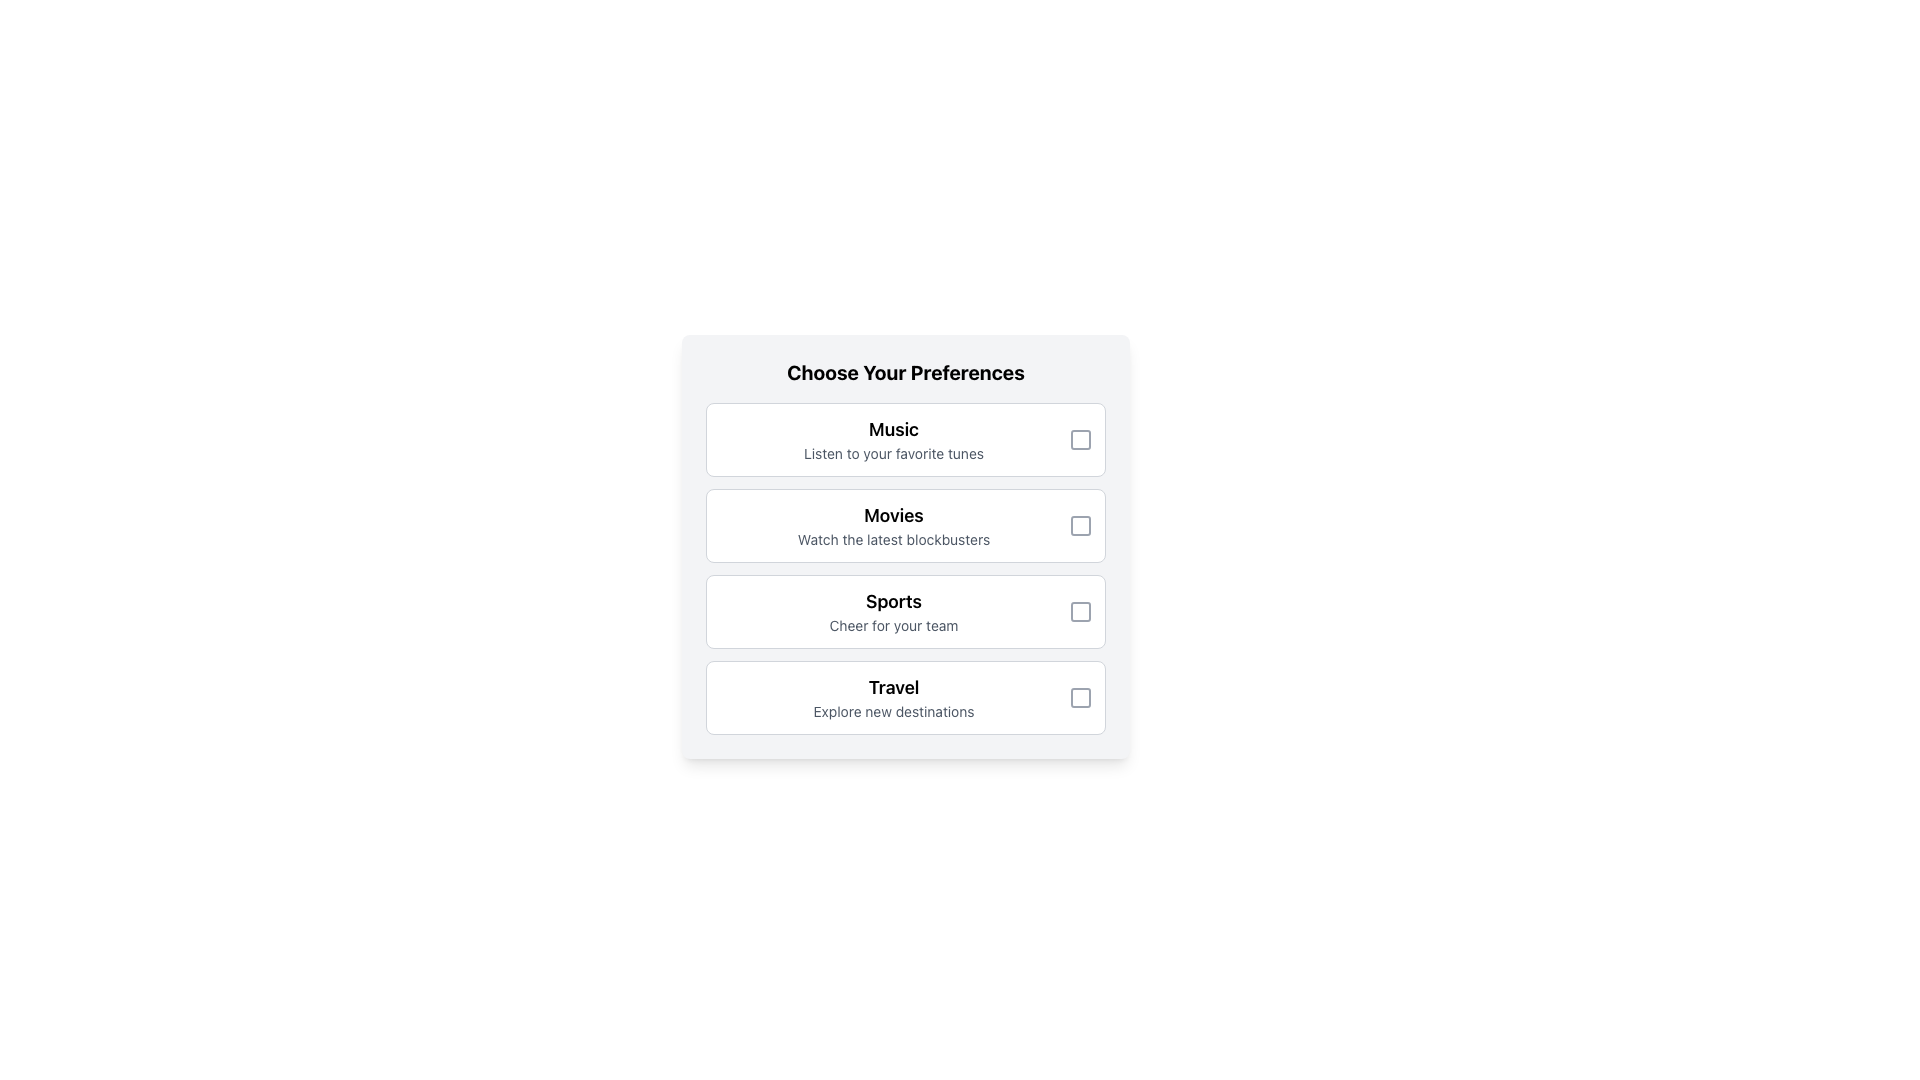 This screenshot has width=1920, height=1080. I want to click on the checkbox, so click(1079, 524).